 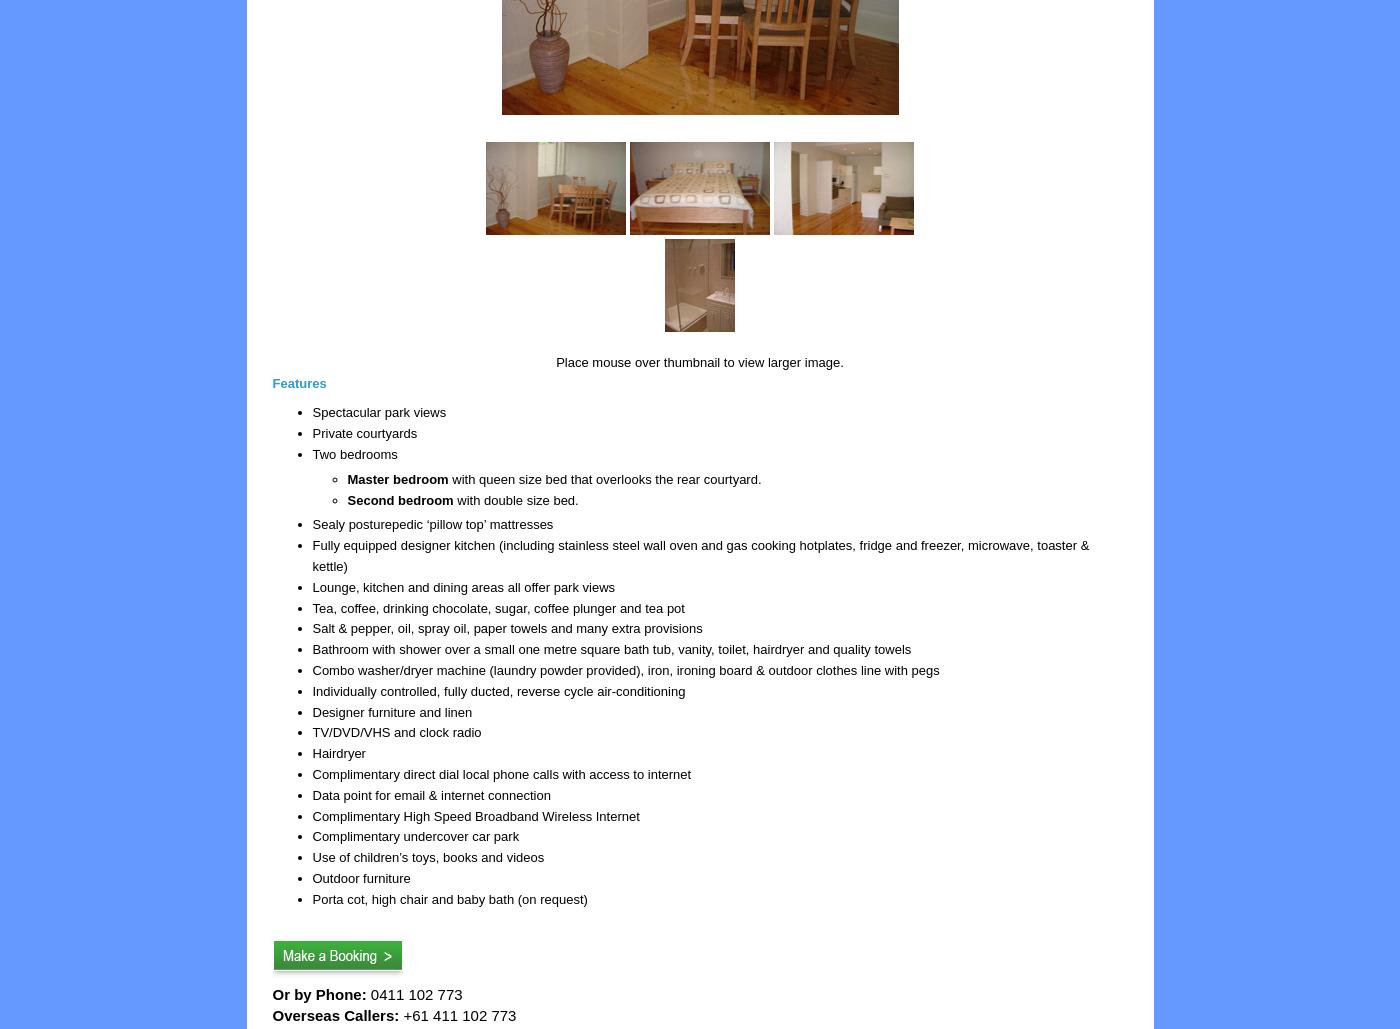 I want to click on 'Features', so click(x=299, y=382).